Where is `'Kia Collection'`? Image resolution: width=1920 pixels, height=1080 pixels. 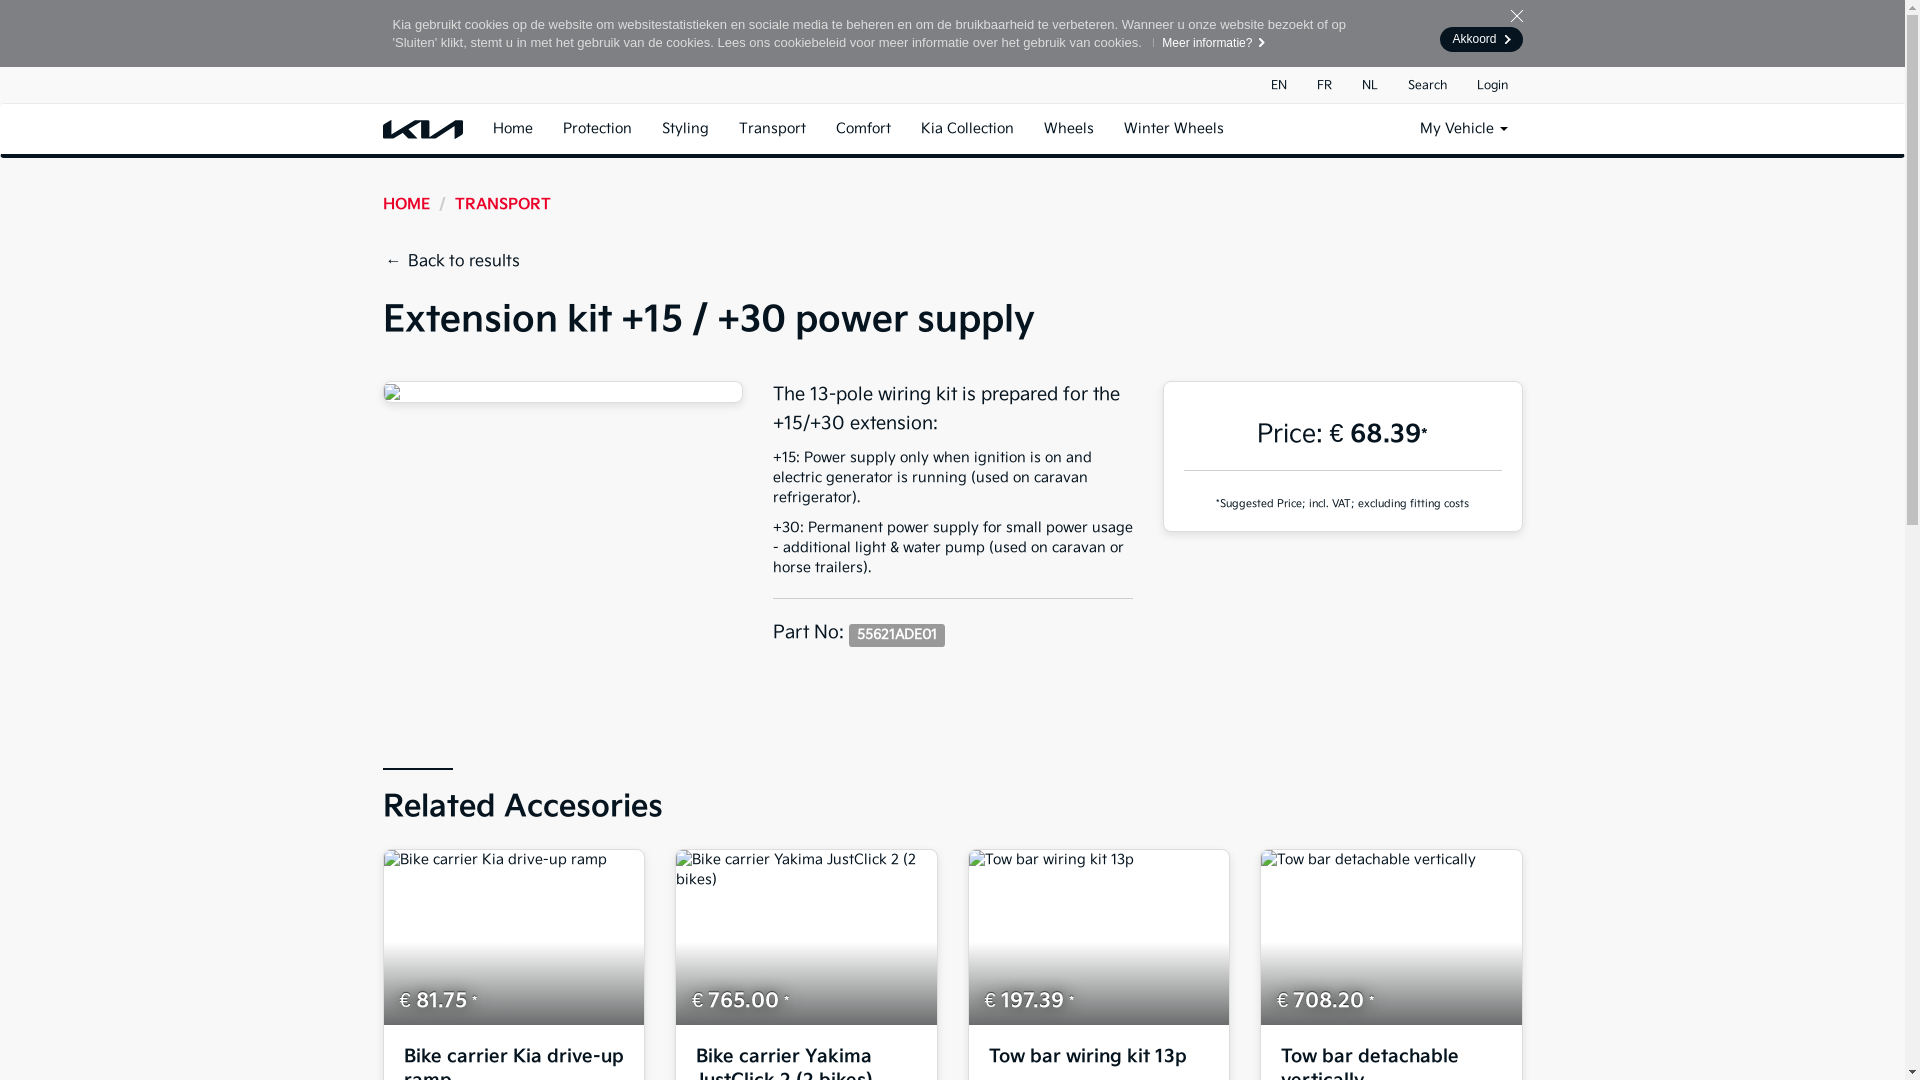 'Kia Collection' is located at coordinates (967, 128).